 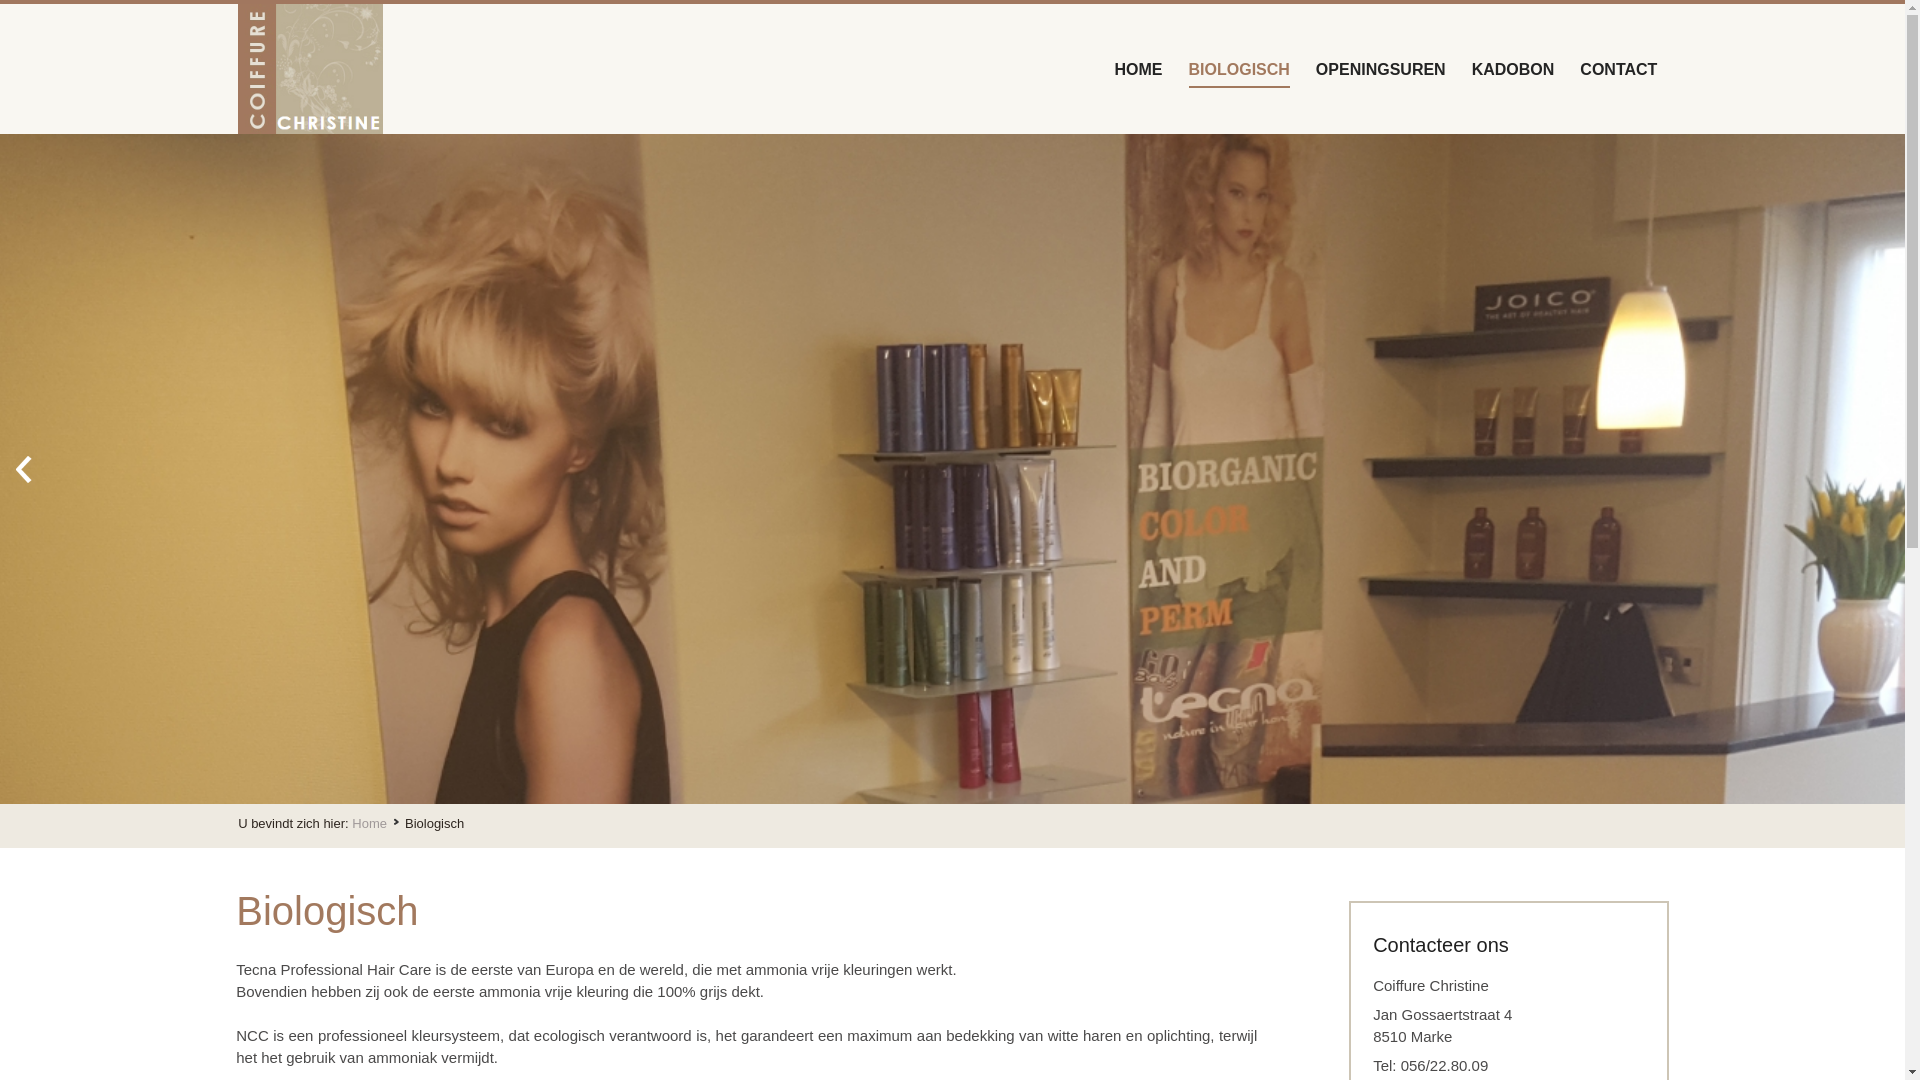 I want to click on 'HOME', so click(x=1138, y=67).